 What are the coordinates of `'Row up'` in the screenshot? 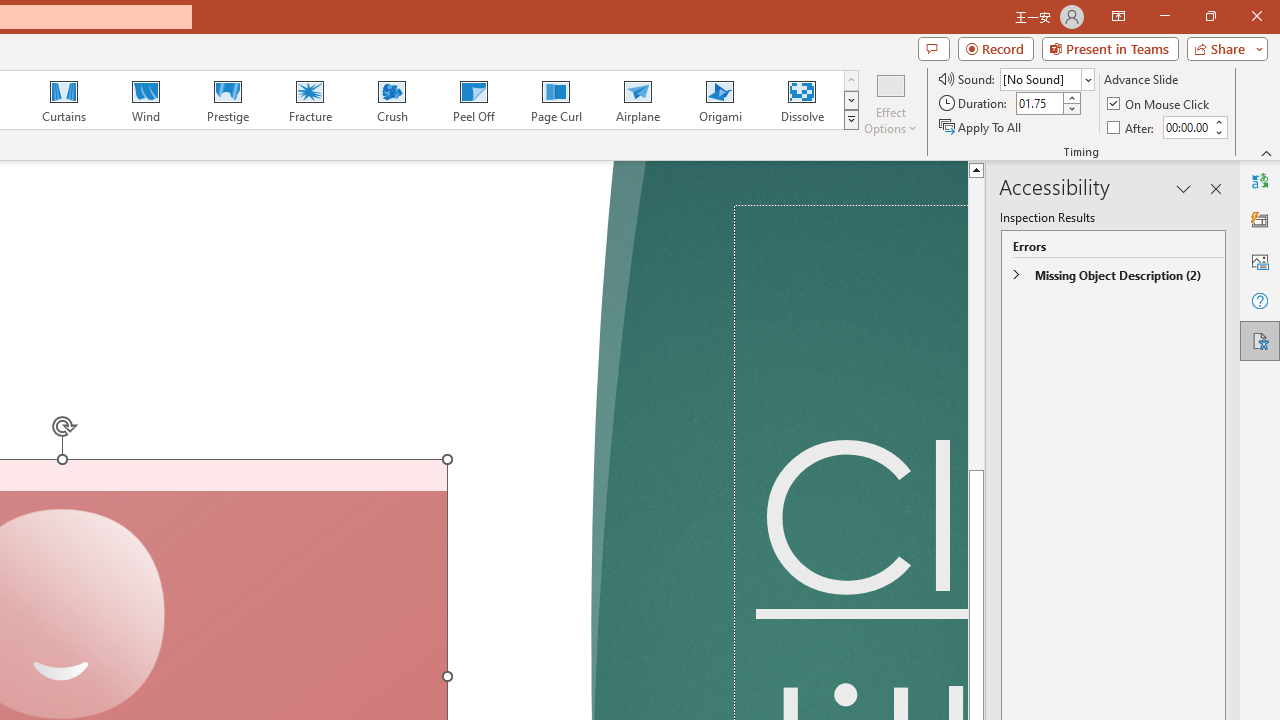 It's located at (851, 79).